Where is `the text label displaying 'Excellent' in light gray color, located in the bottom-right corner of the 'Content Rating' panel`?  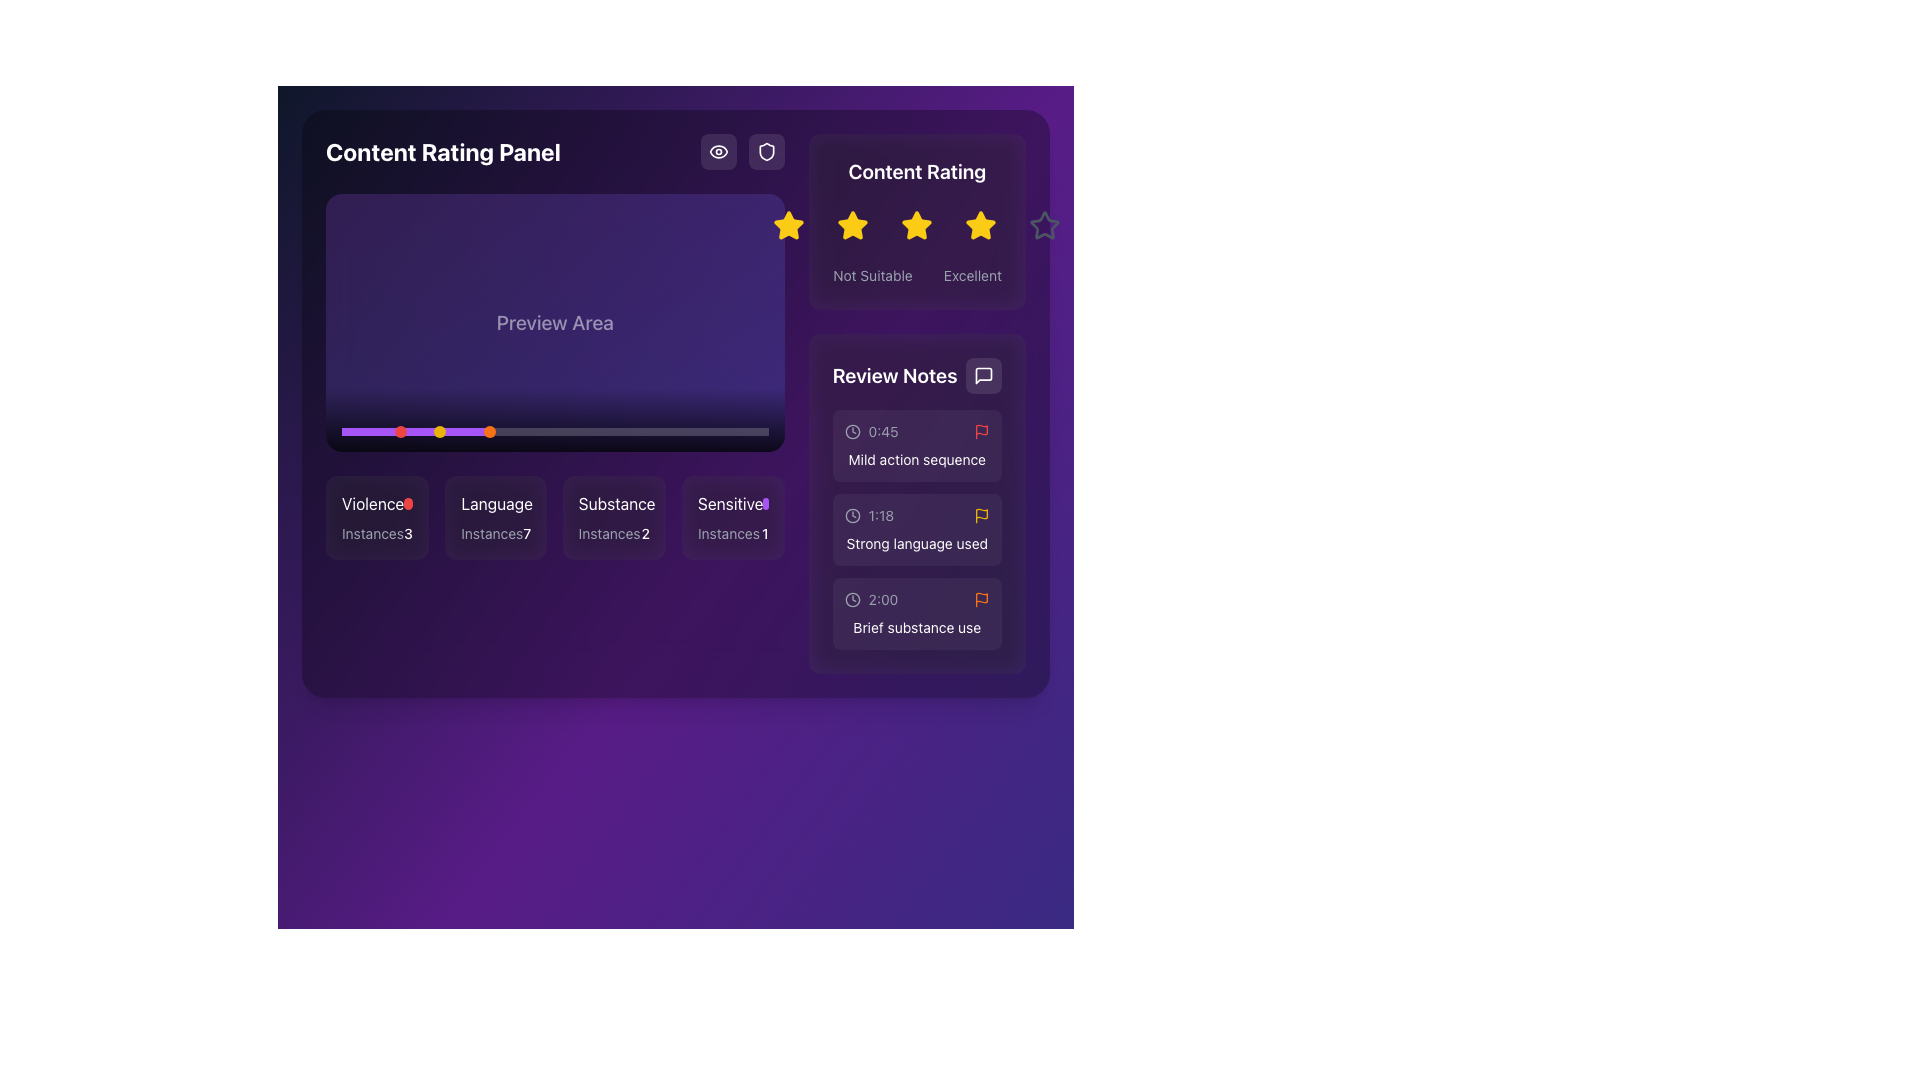
the text label displaying 'Excellent' in light gray color, located in the bottom-right corner of the 'Content Rating' panel is located at coordinates (972, 276).